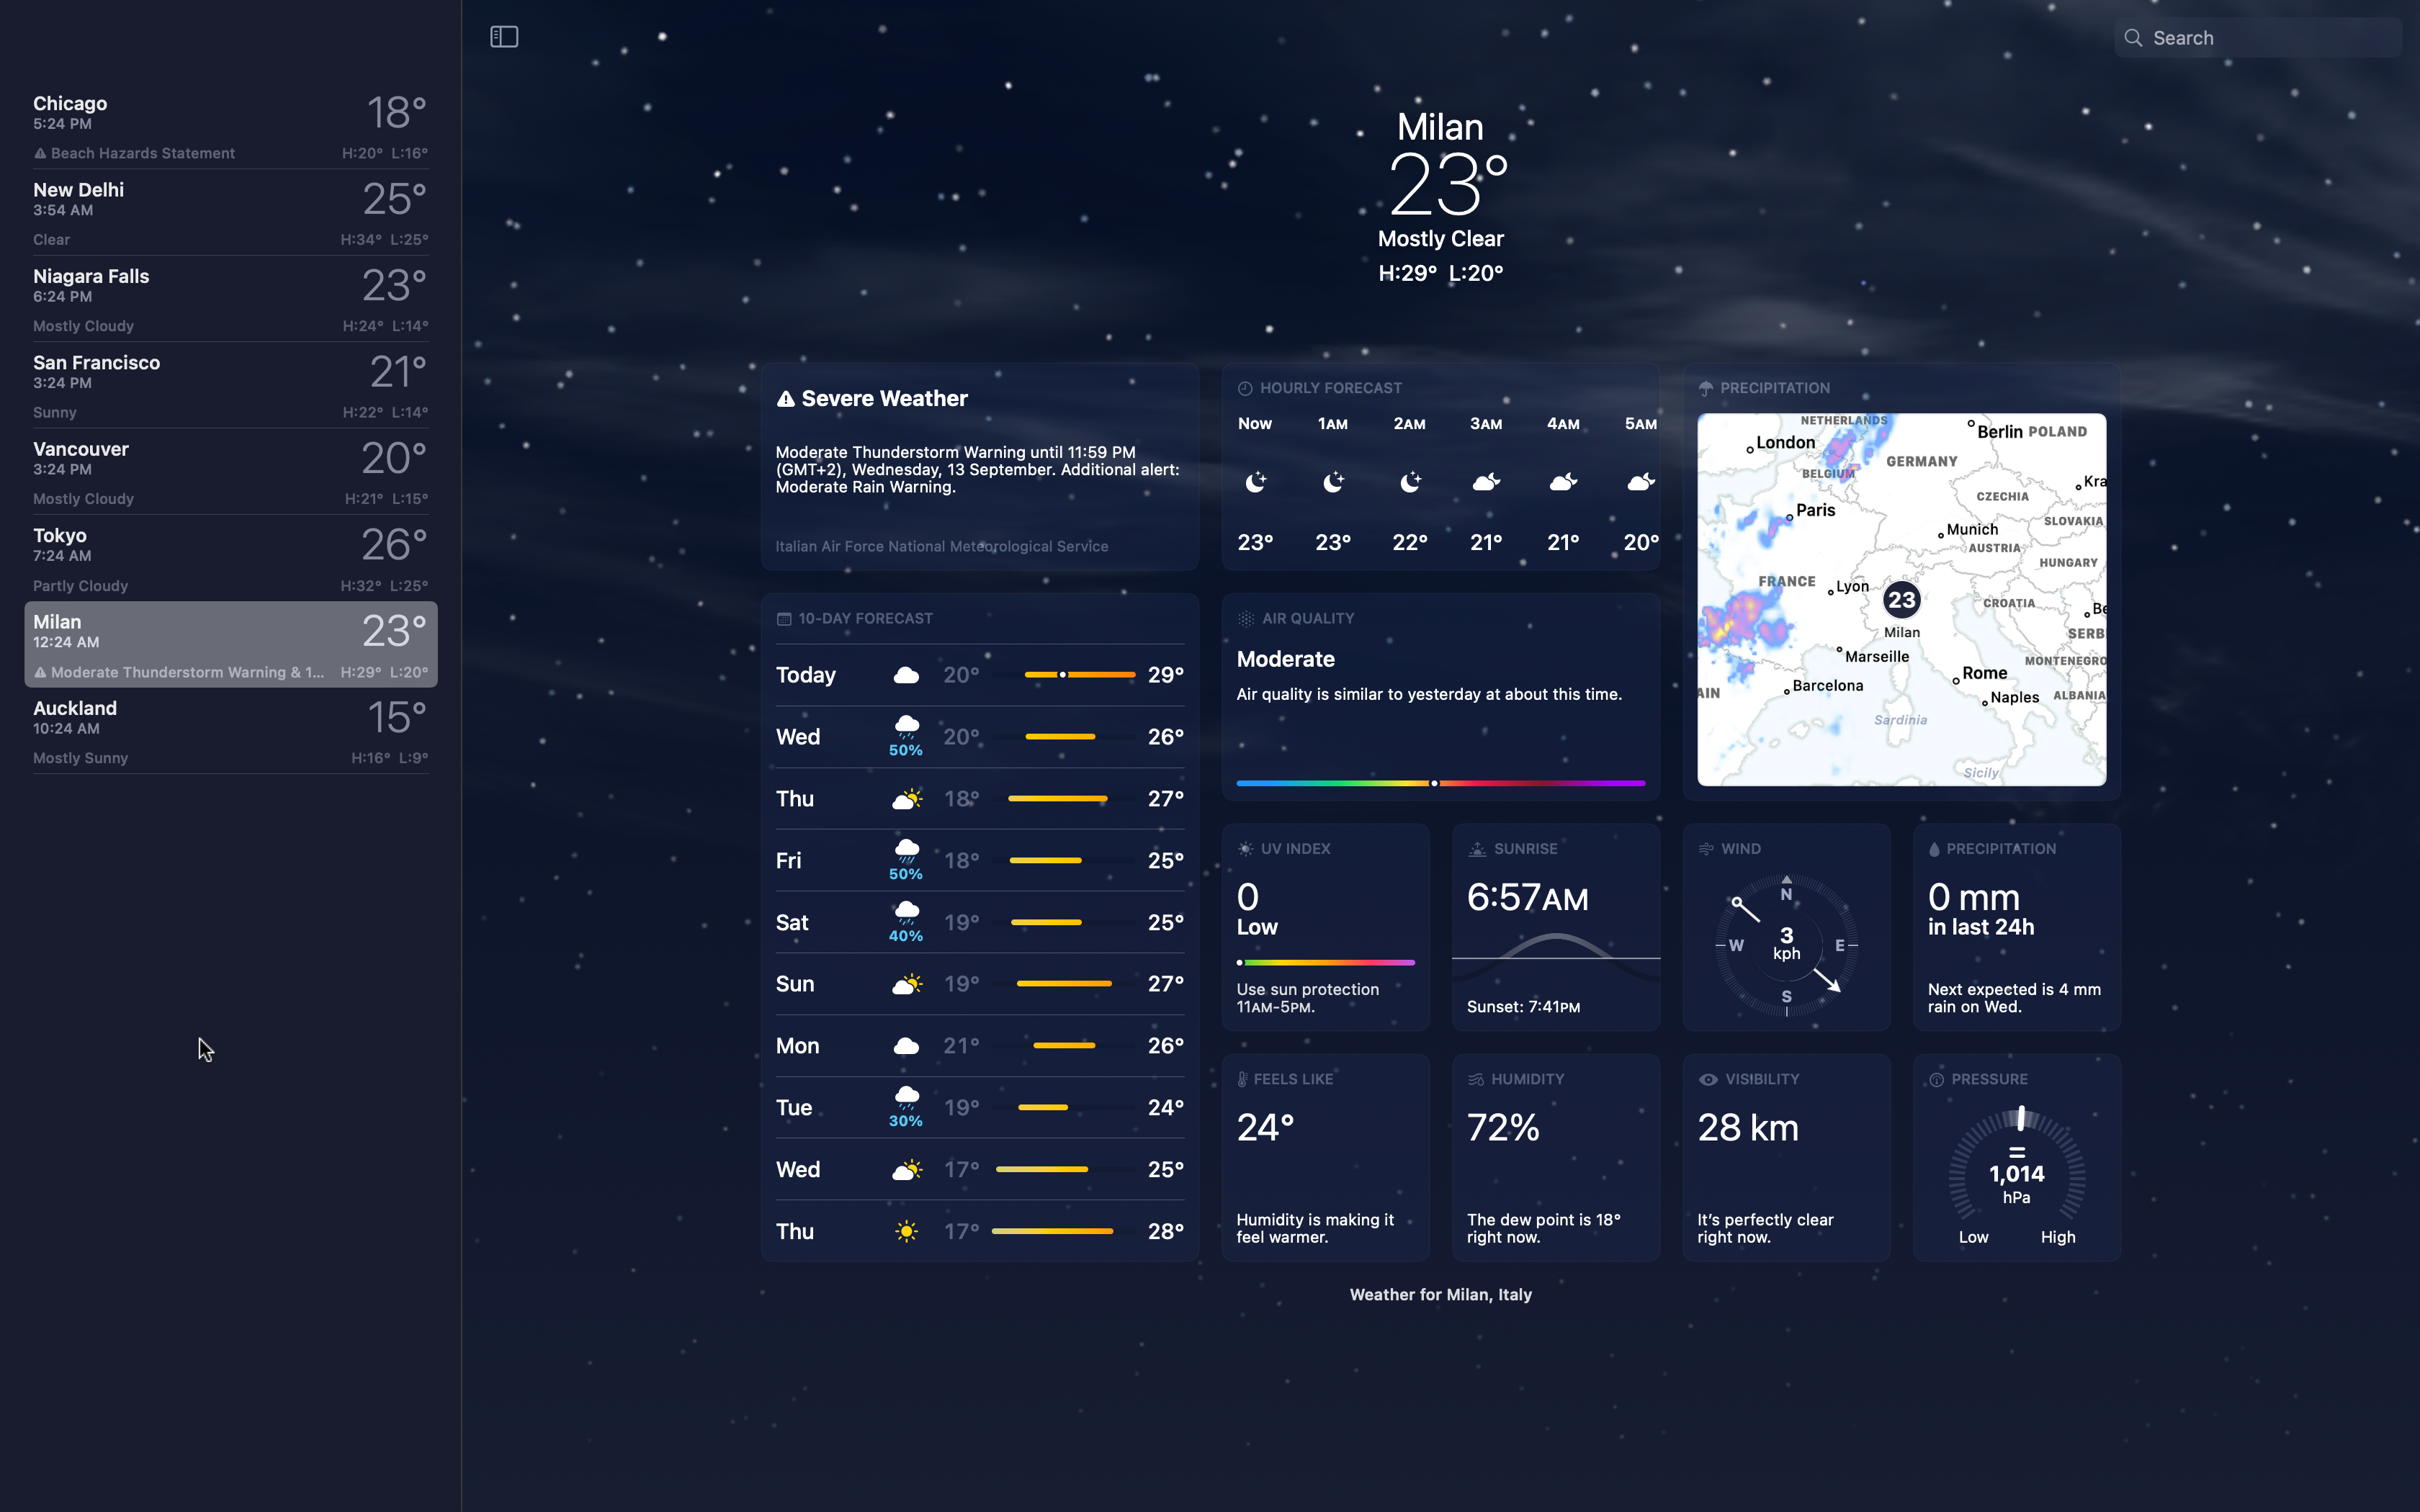 The width and height of the screenshot is (2420, 1512). What do you see at coordinates (225, 559) in the screenshot?
I see `Look up Tokyo"s weather conditions` at bounding box center [225, 559].